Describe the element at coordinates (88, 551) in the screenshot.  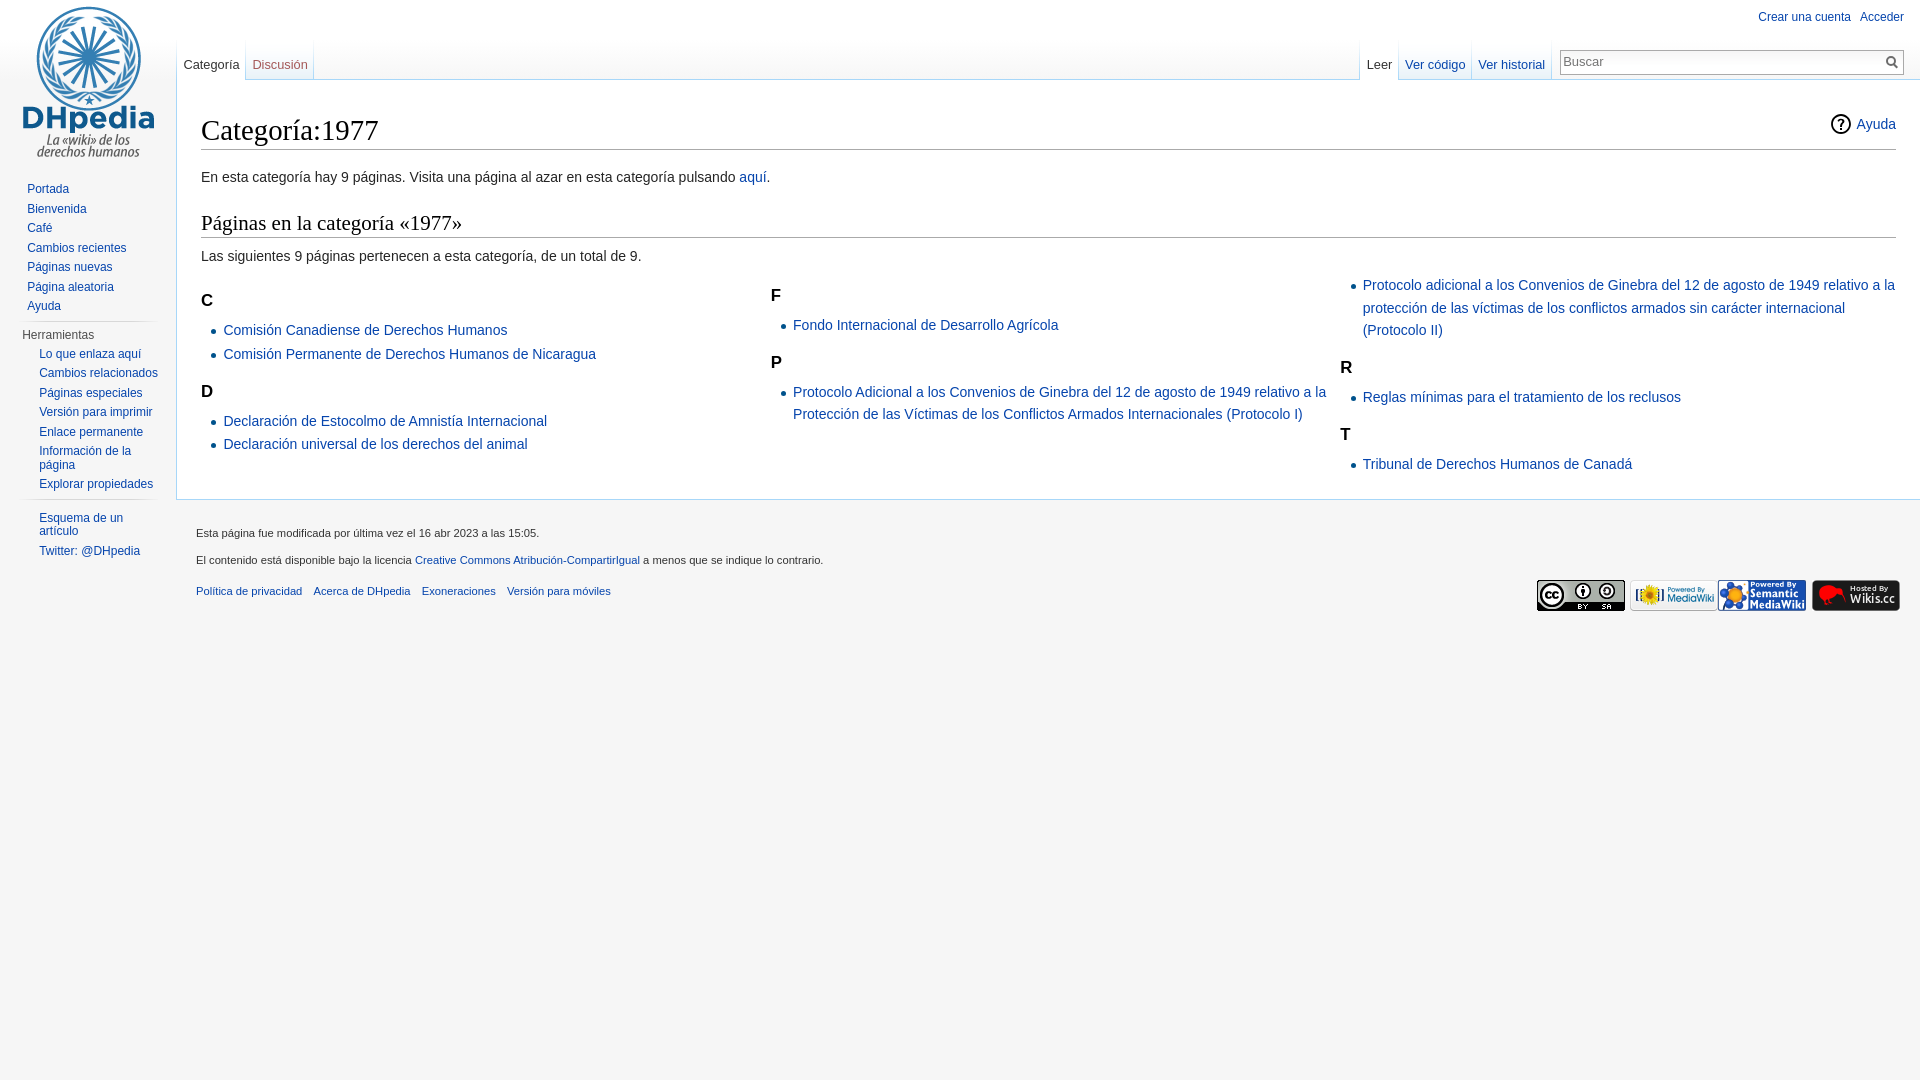
I see `'Twitter: @DHpedia'` at that location.